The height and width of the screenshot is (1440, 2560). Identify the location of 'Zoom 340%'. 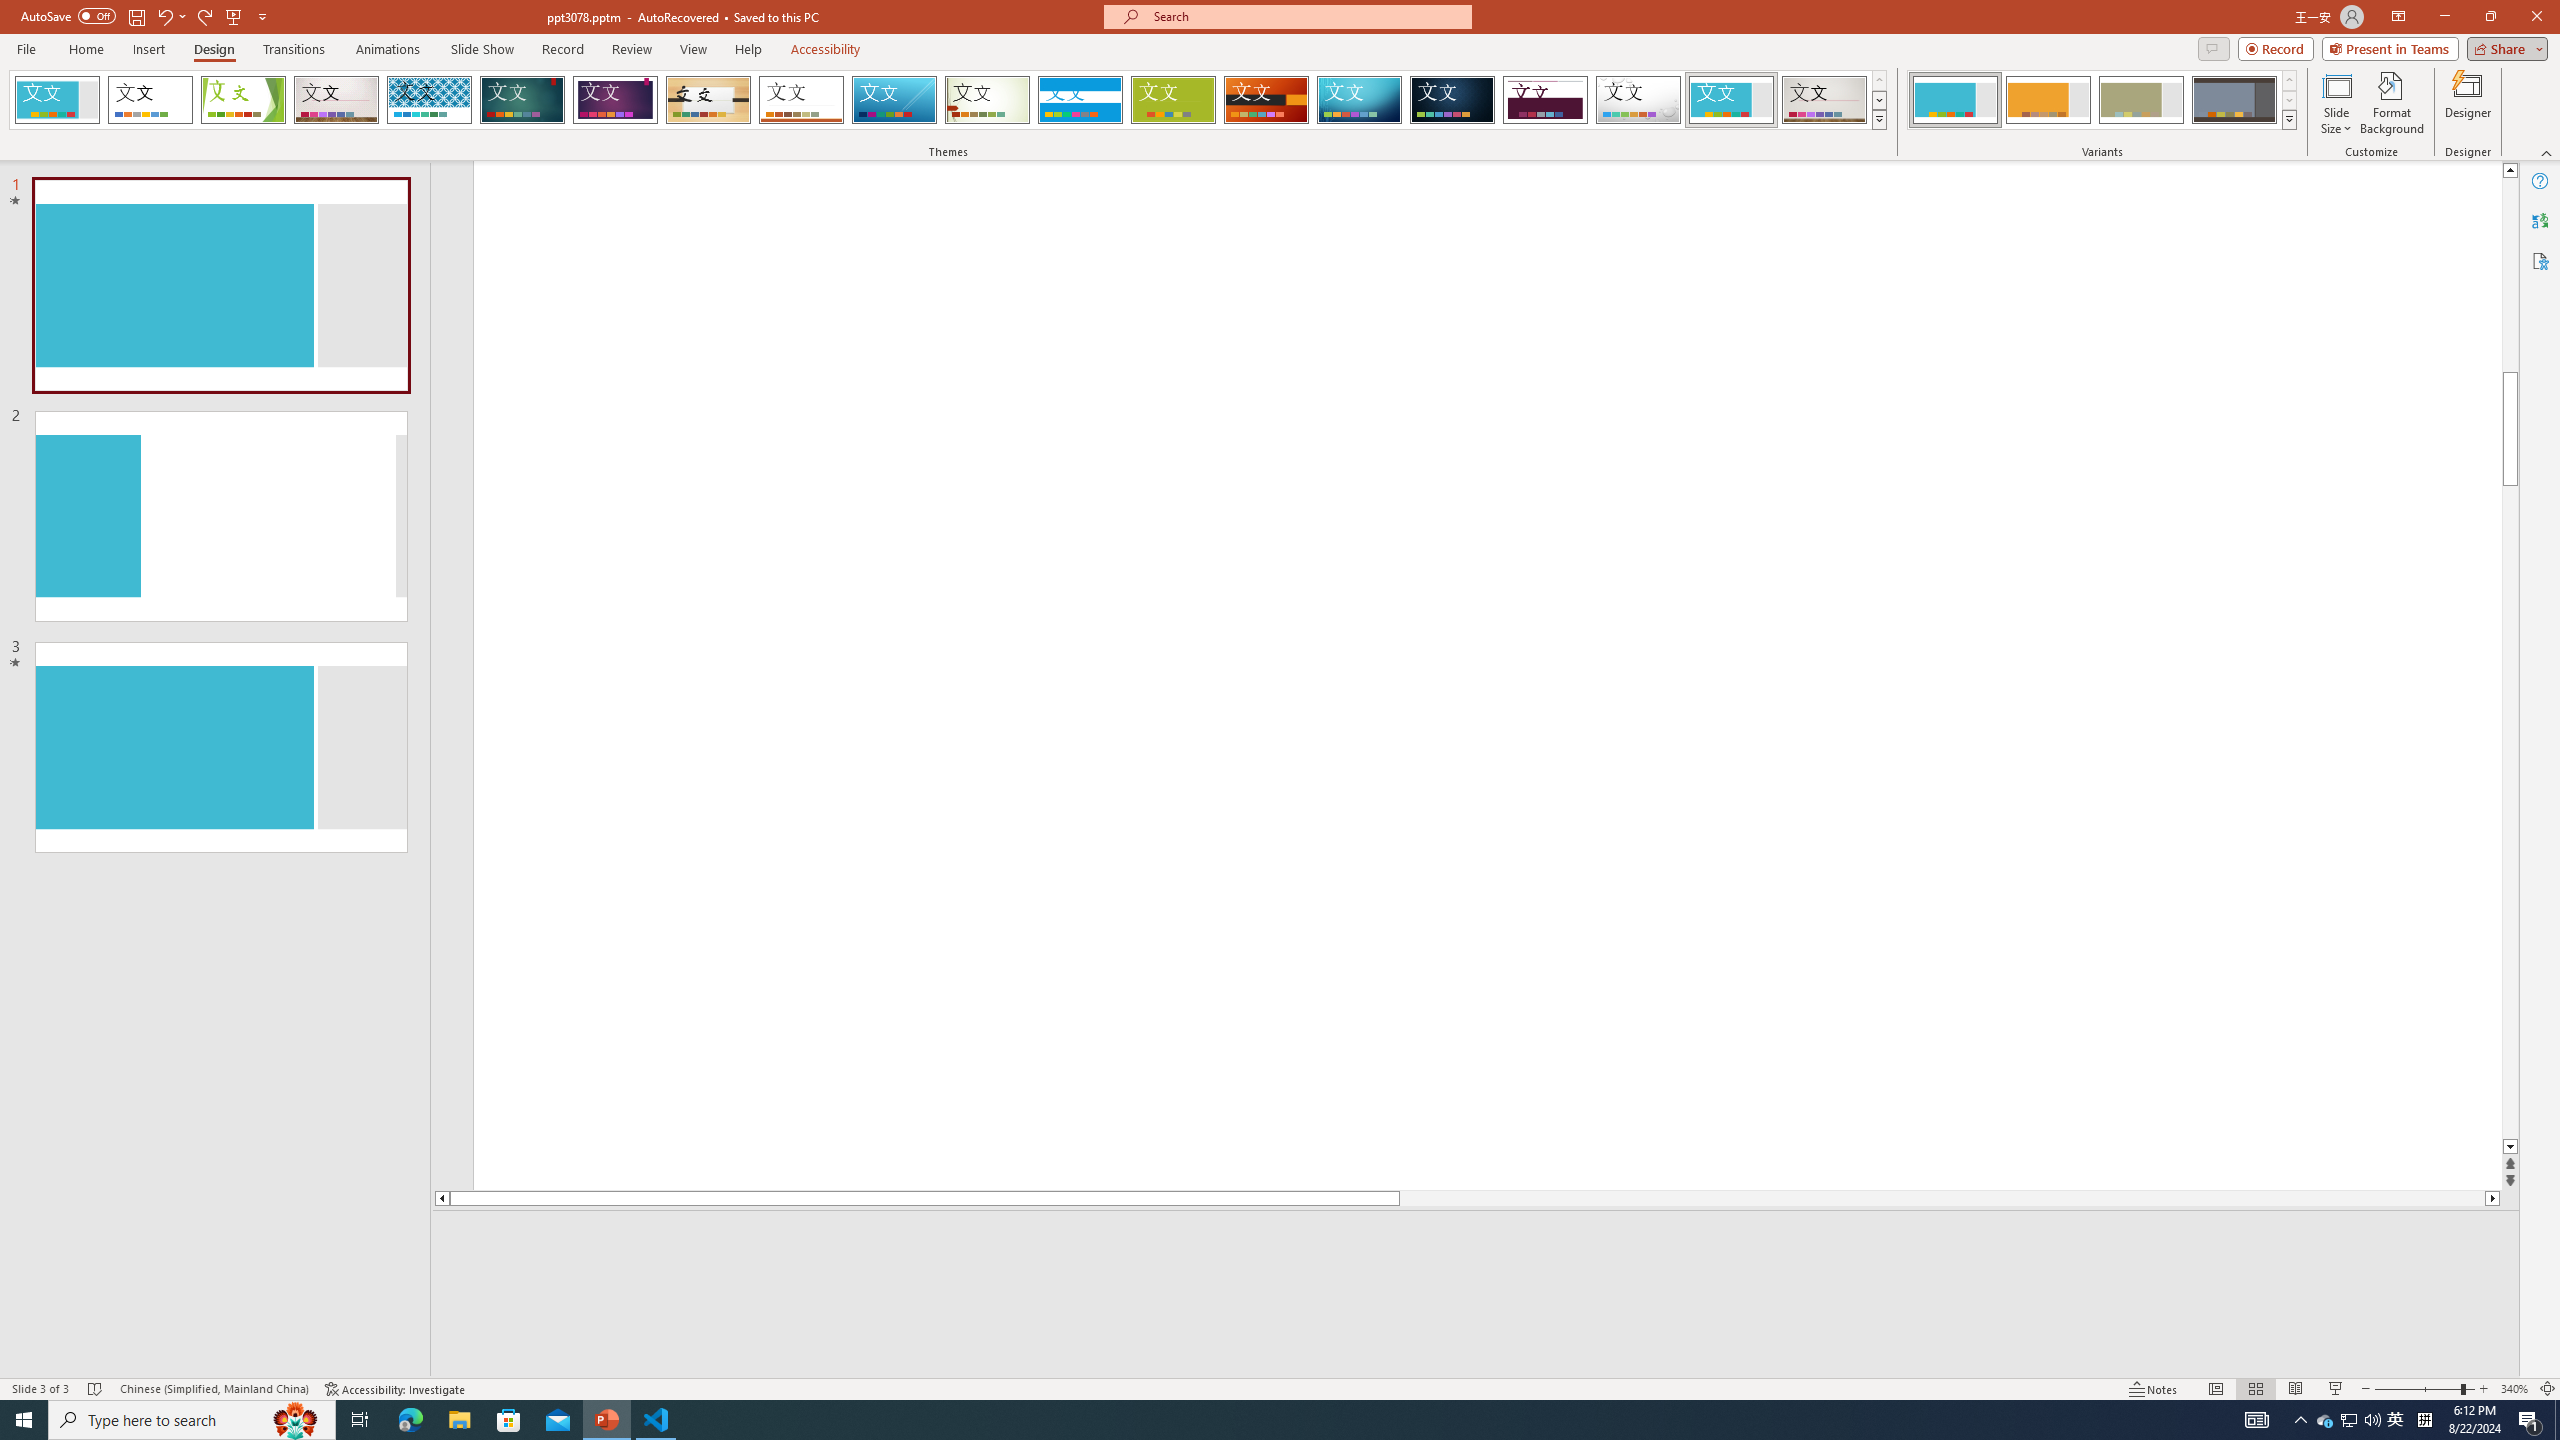
(2515, 1389).